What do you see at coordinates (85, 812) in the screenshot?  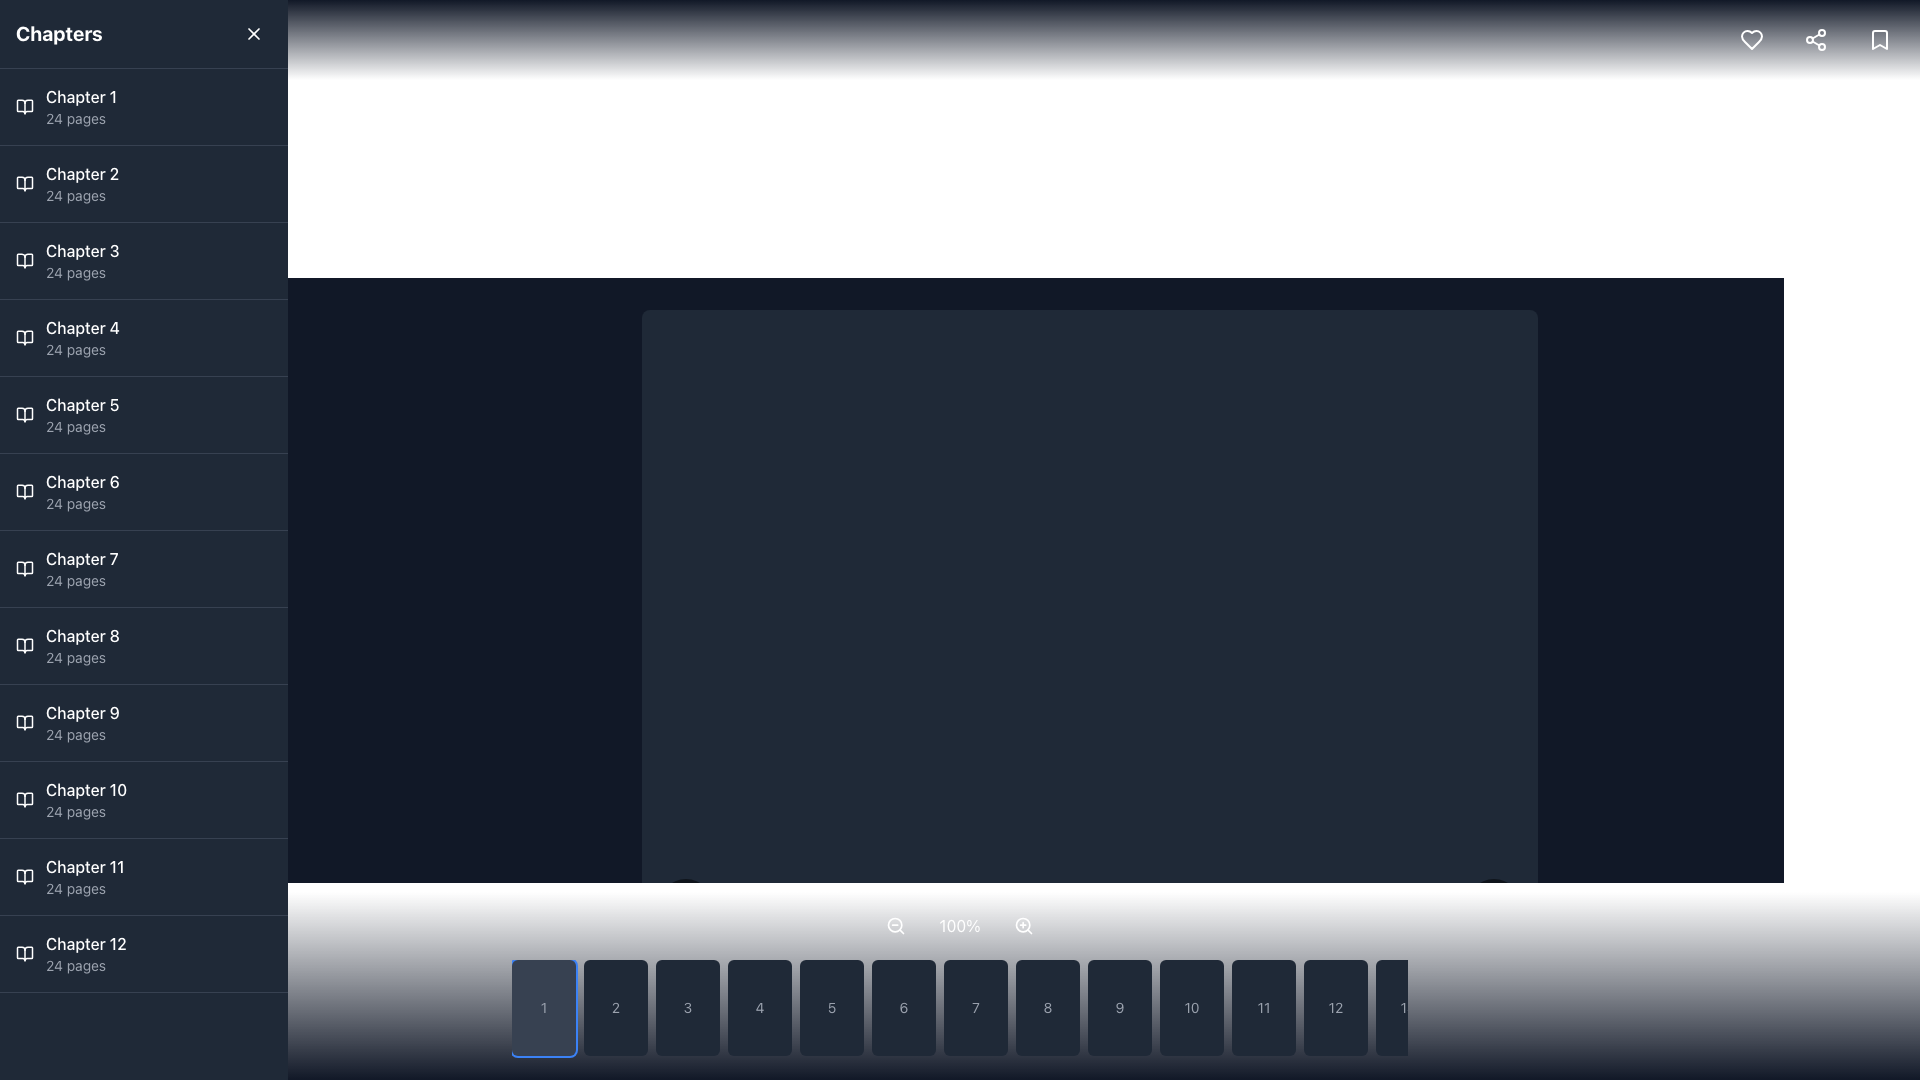 I see `text label displaying '24 pages' located under the title 'Chapter 10' in the left-side vertical list panel` at bounding box center [85, 812].